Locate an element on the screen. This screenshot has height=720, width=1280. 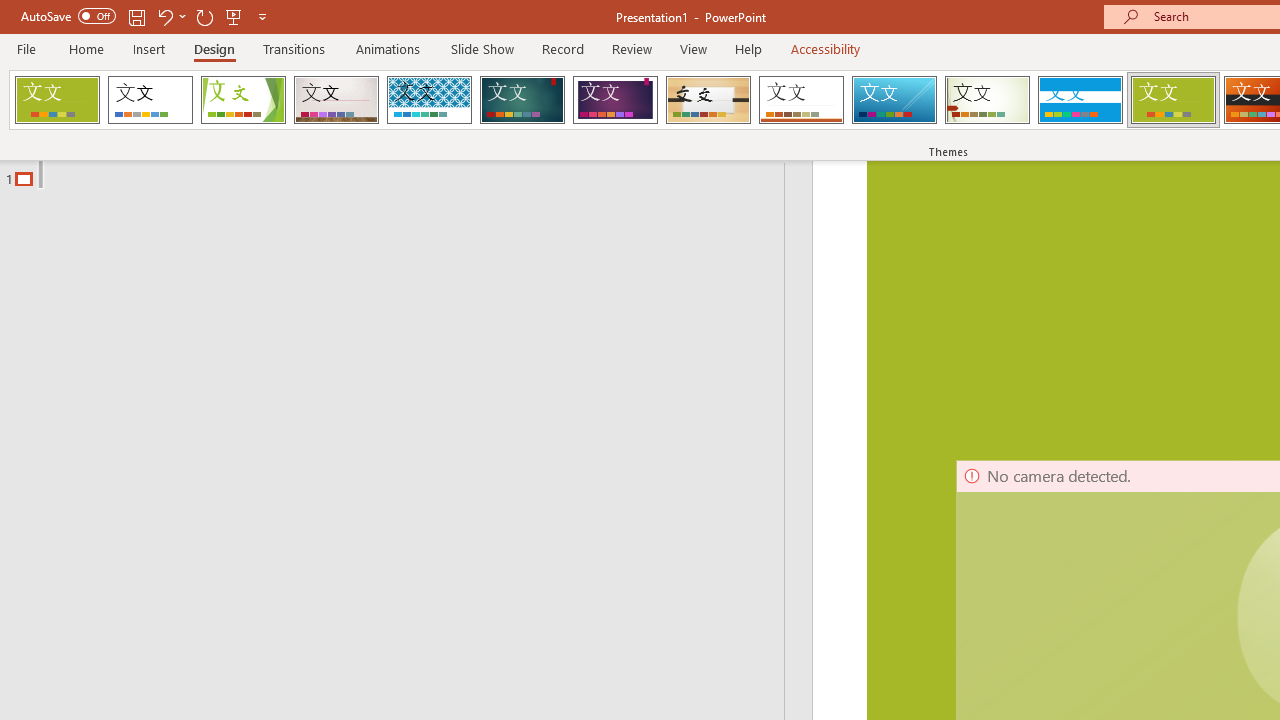
'Ion Boardroom' is located at coordinates (614, 100).